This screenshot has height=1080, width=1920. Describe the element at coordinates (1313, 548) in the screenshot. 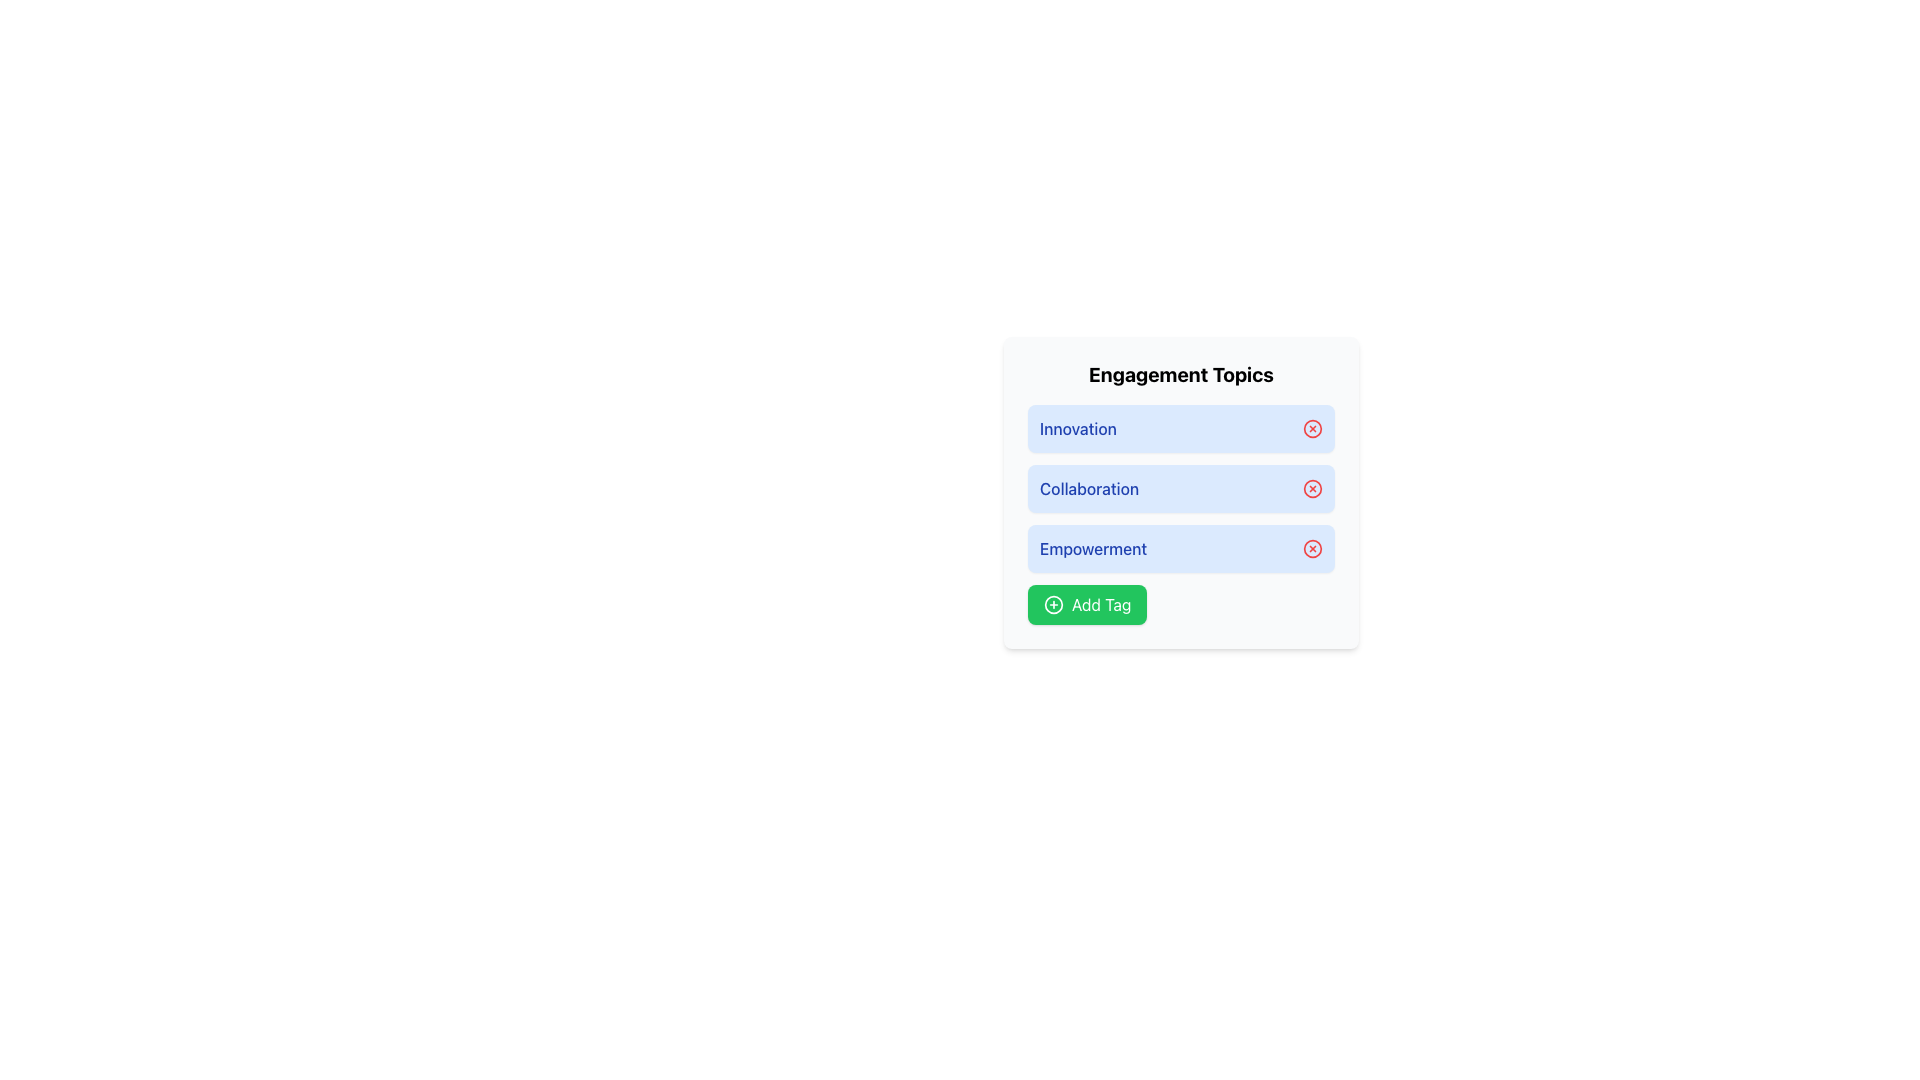

I see `the circular 'X' icon located in the bottom row of interactive controls` at that location.